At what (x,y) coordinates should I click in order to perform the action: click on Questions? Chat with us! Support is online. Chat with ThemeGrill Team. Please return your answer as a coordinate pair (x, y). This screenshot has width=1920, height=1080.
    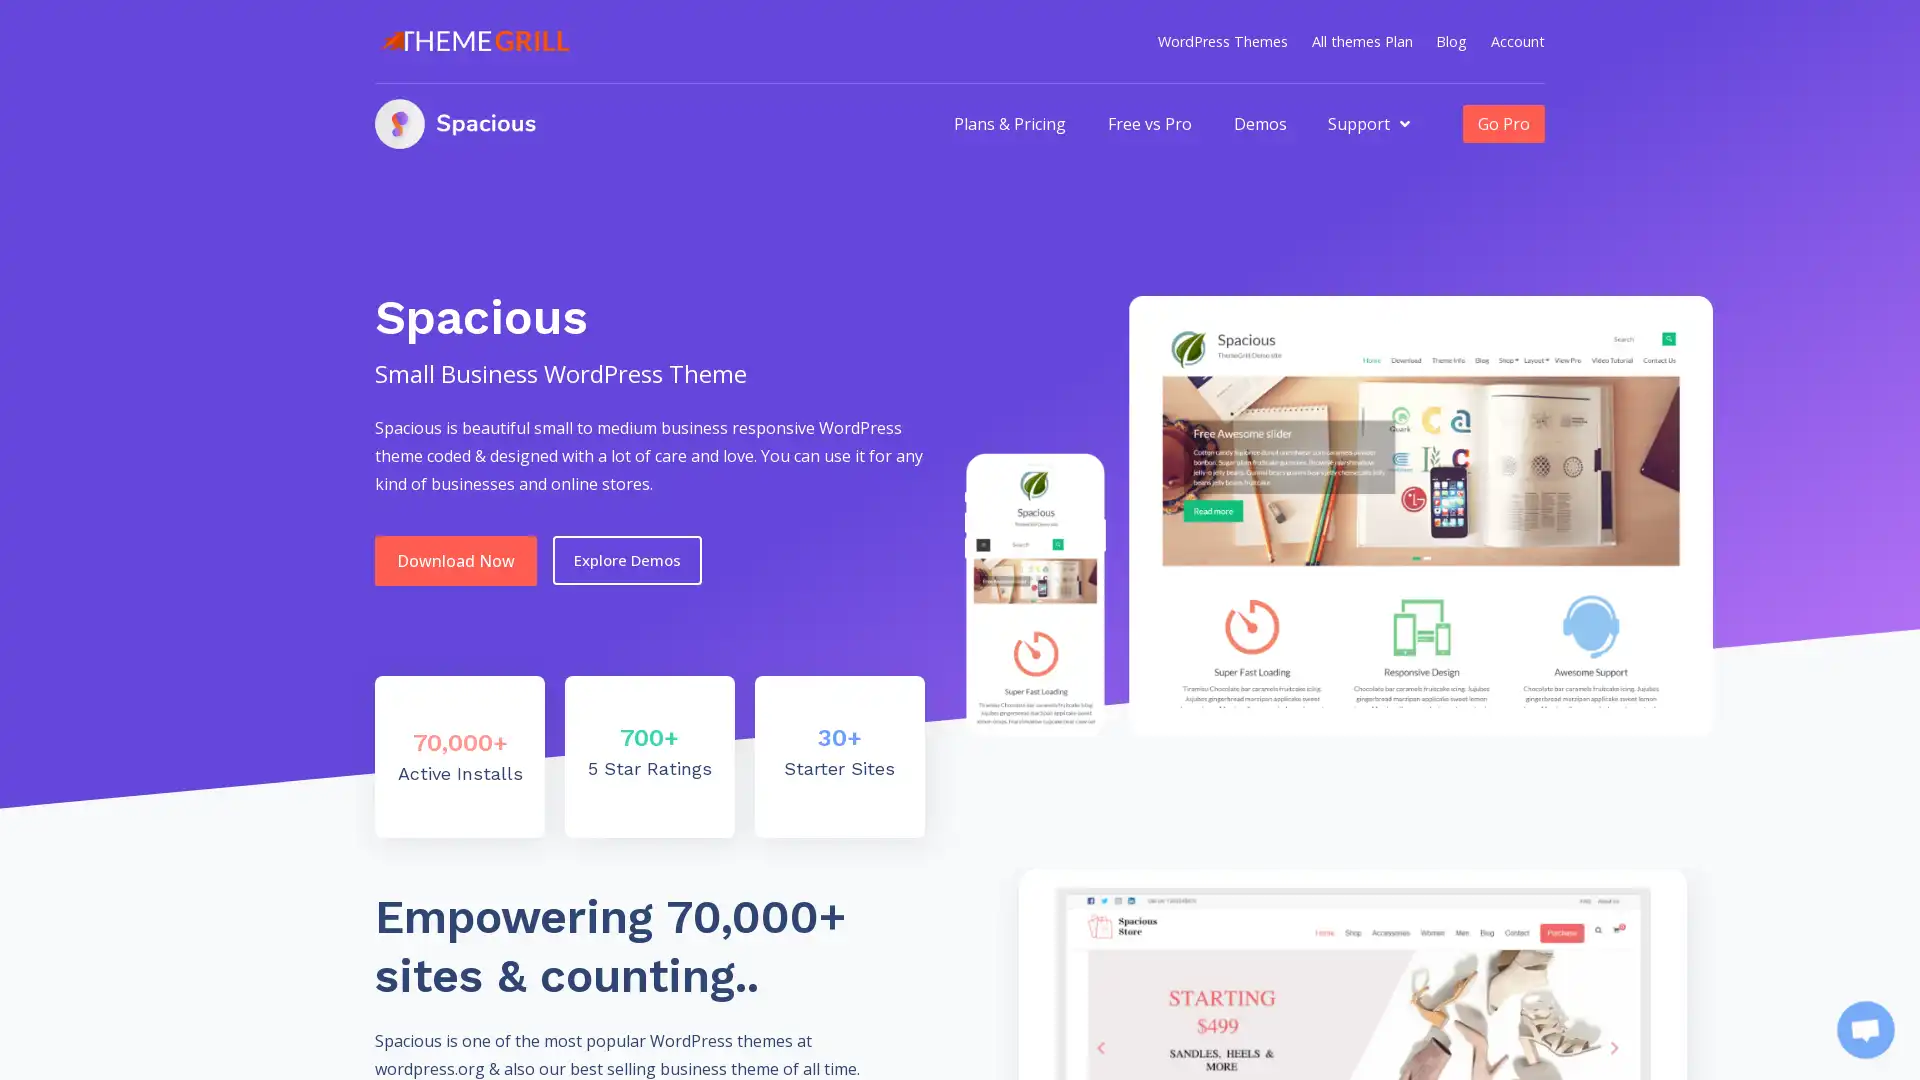
    Looking at the image, I should click on (1865, 1029).